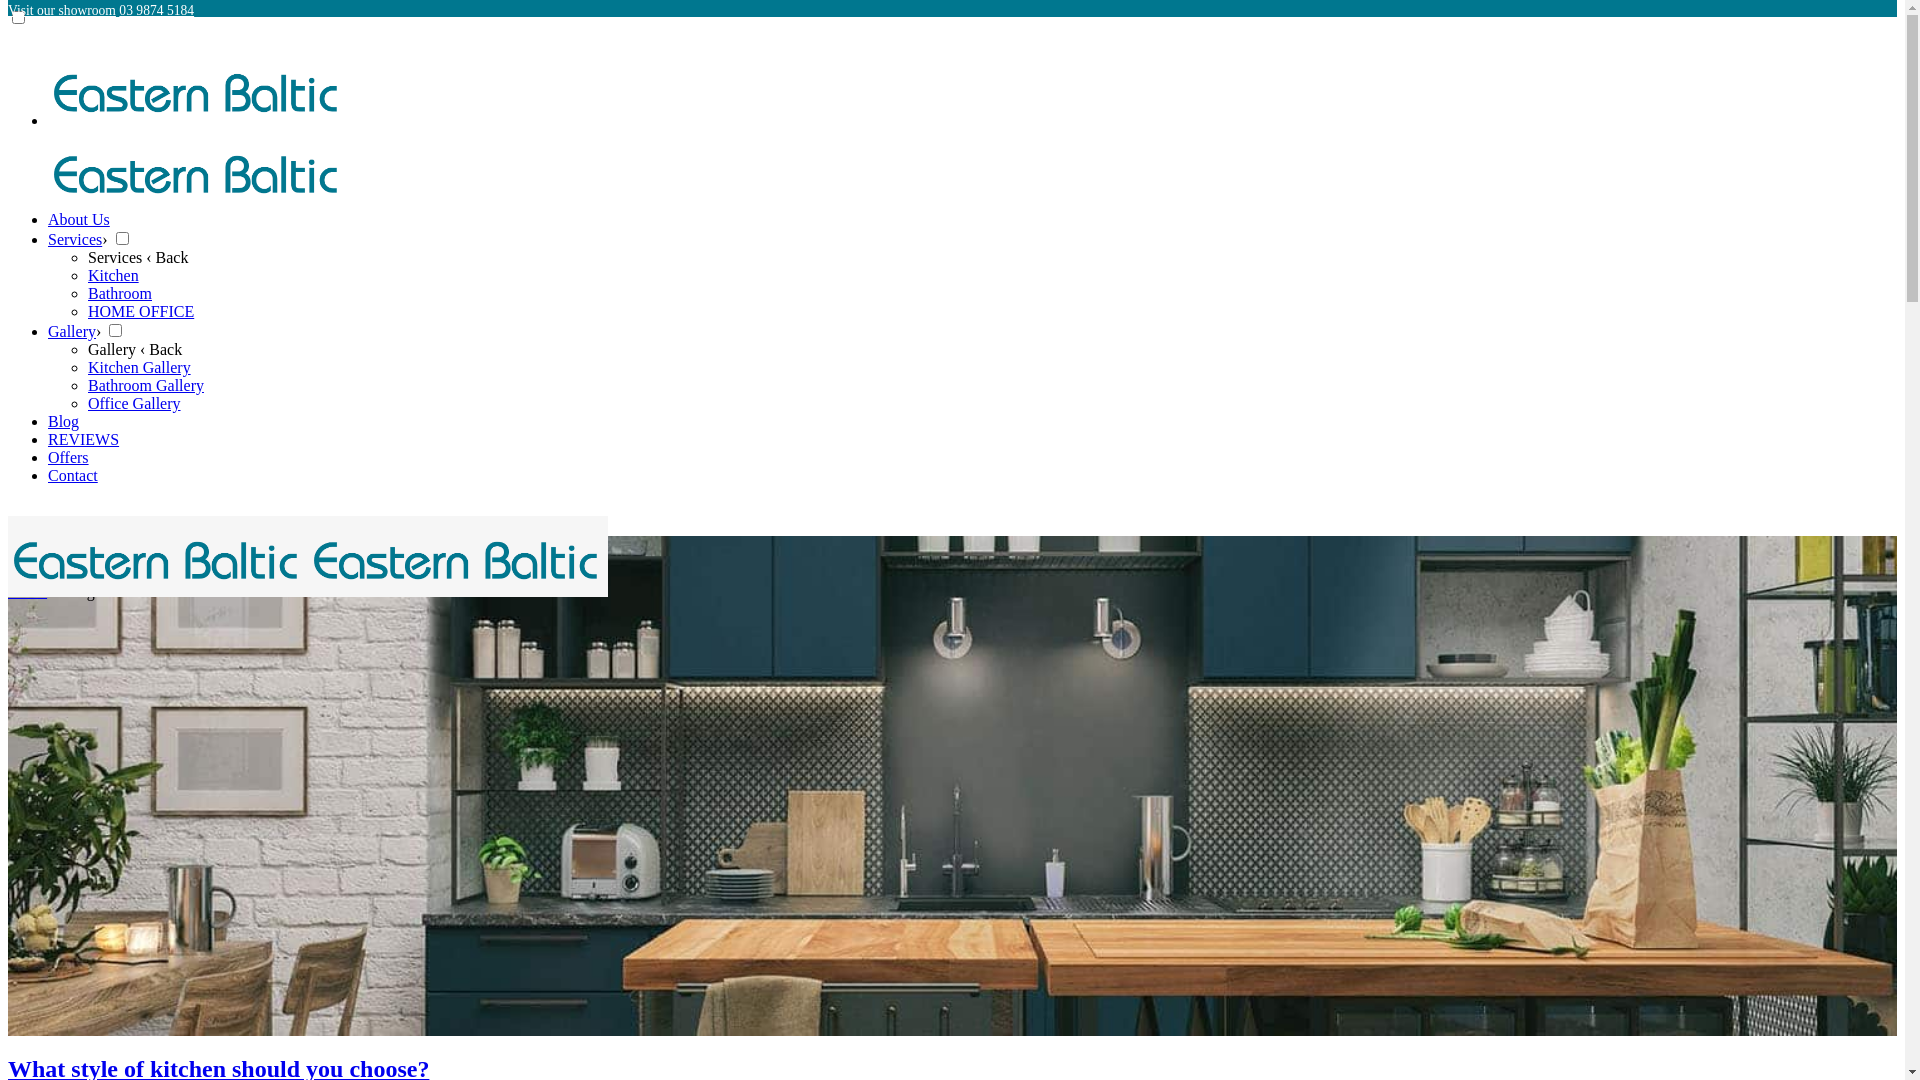  Describe the element at coordinates (62, 10) in the screenshot. I see `'Visit our showroom'` at that location.